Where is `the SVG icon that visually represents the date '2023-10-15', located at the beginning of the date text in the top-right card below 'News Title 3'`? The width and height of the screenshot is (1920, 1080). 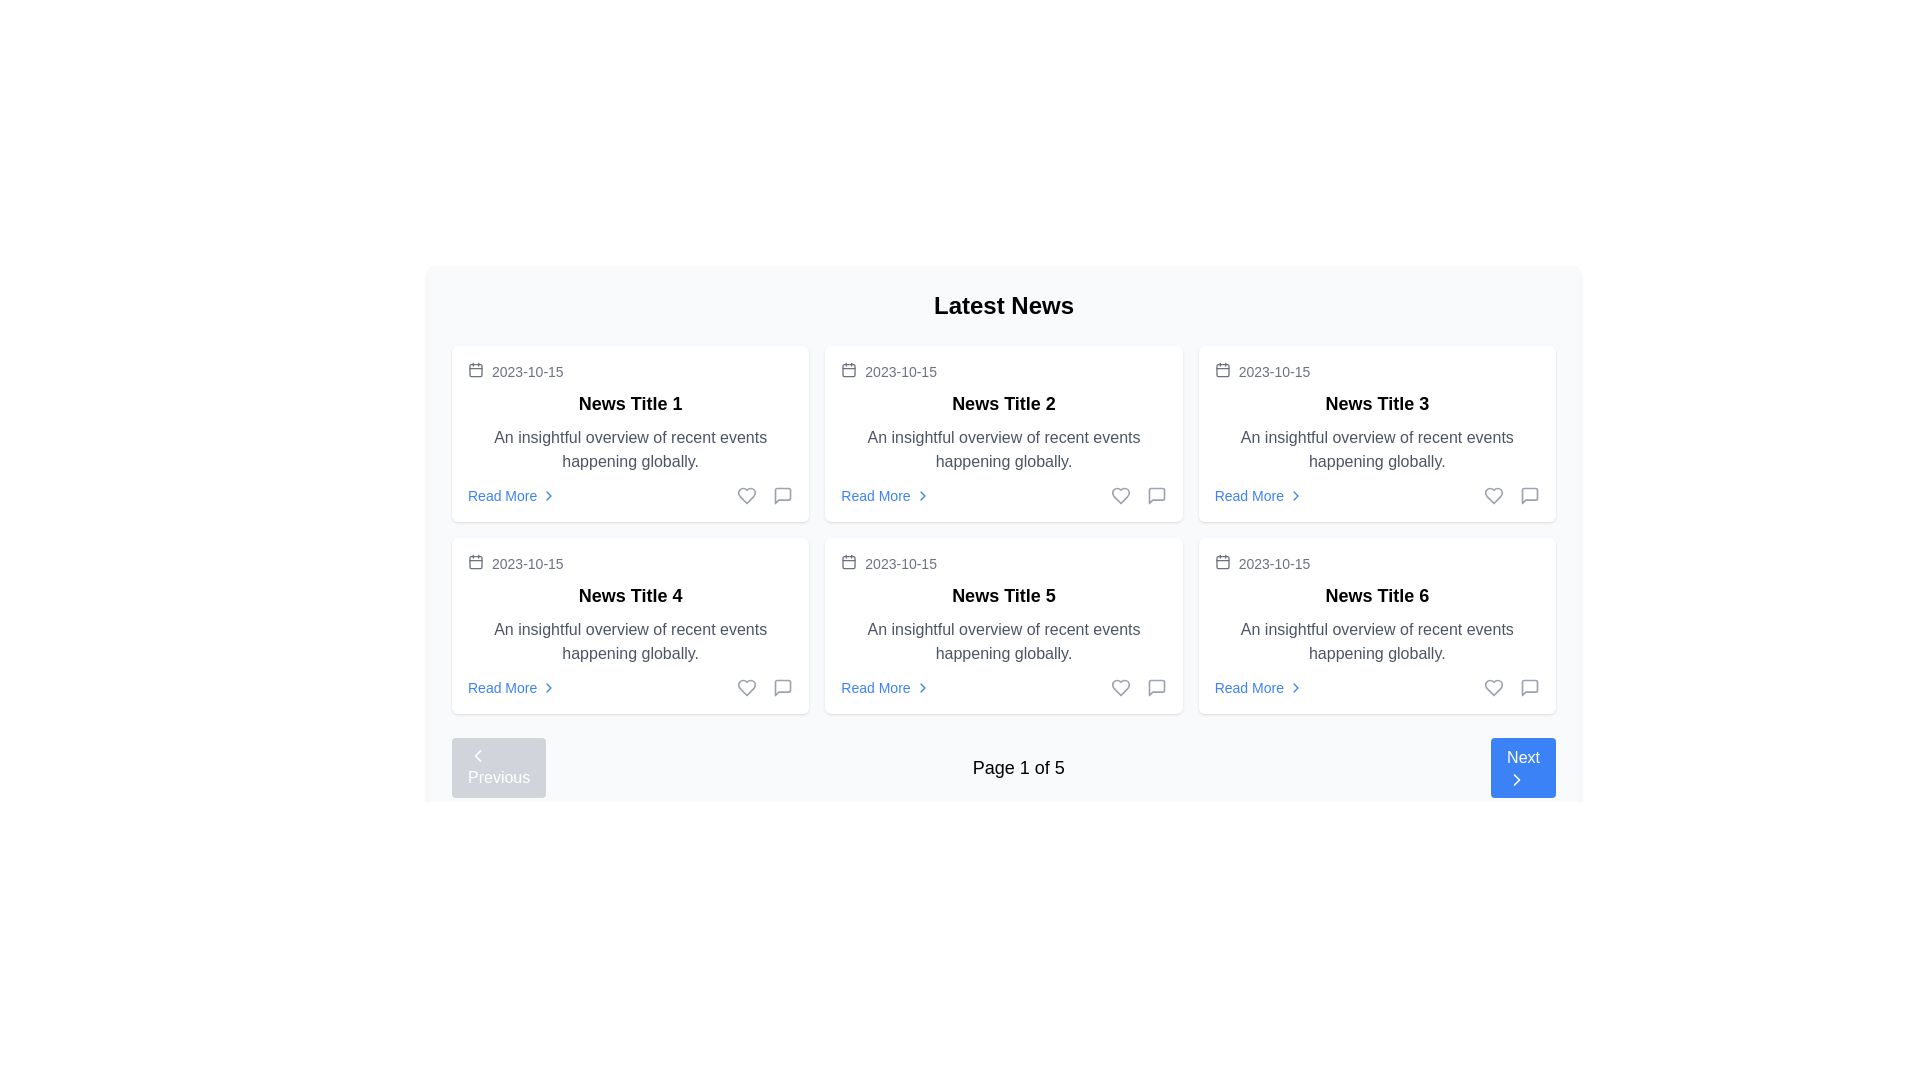
the SVG icon that visually represents the date '2023-10-15', located at the beginning of the date text in the top-right card below 'News Title 3' is located at coordinates (1221, 562).